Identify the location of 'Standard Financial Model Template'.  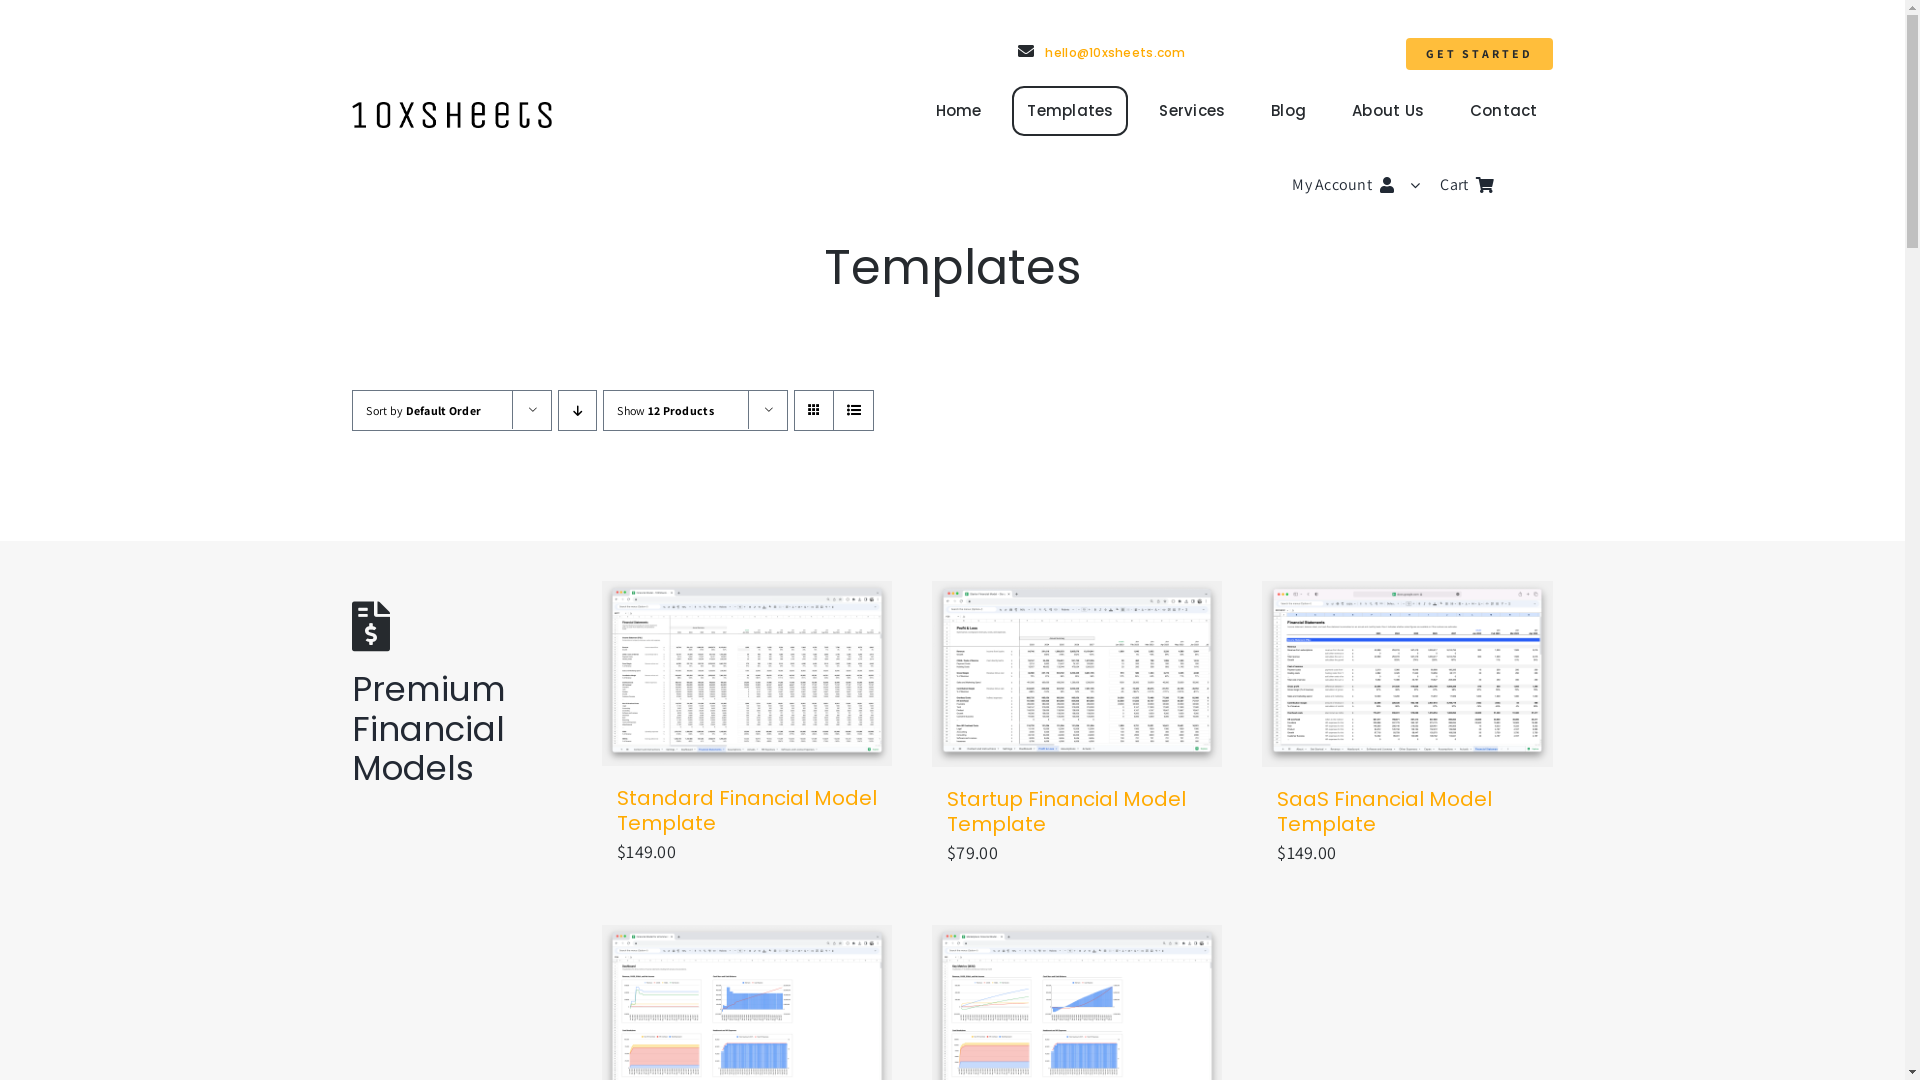
(746, 810).